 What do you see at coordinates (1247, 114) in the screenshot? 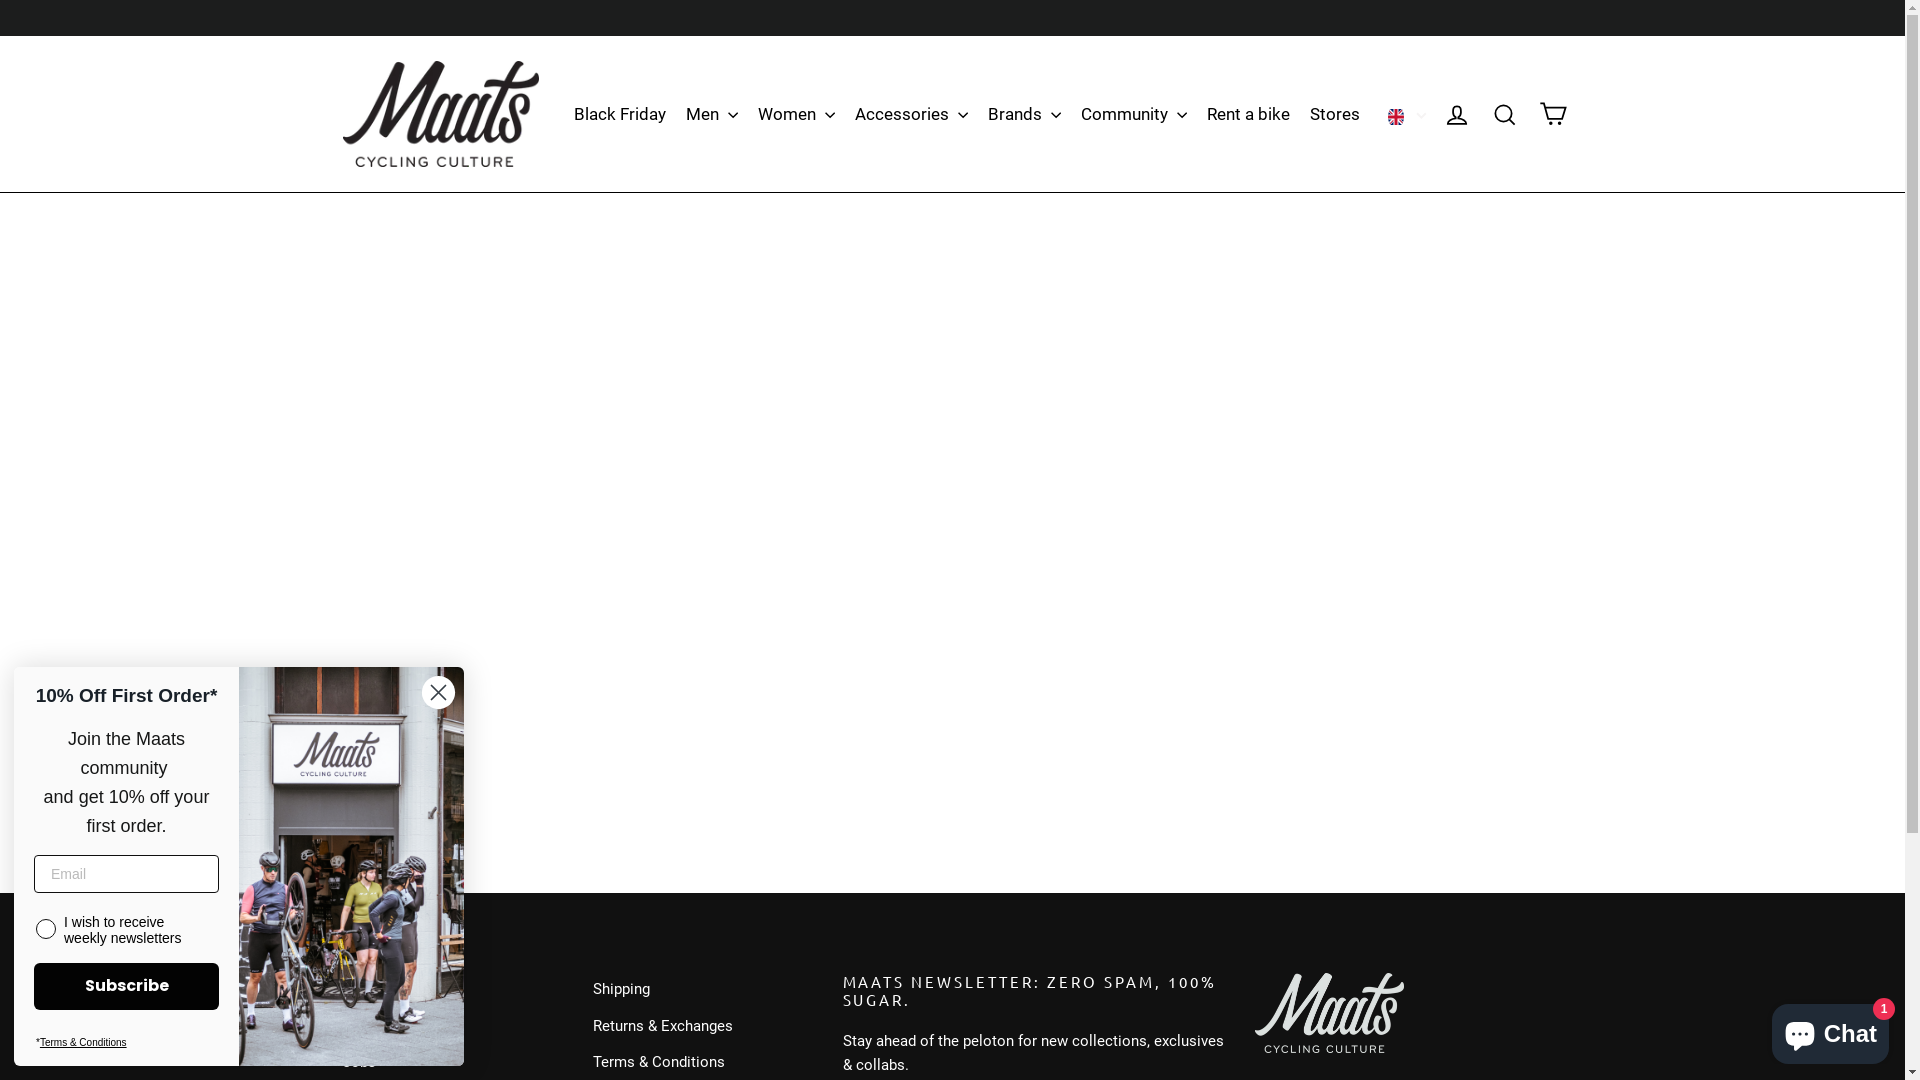
I see `'Rent a bike'` at bounding box center [1247, 114].